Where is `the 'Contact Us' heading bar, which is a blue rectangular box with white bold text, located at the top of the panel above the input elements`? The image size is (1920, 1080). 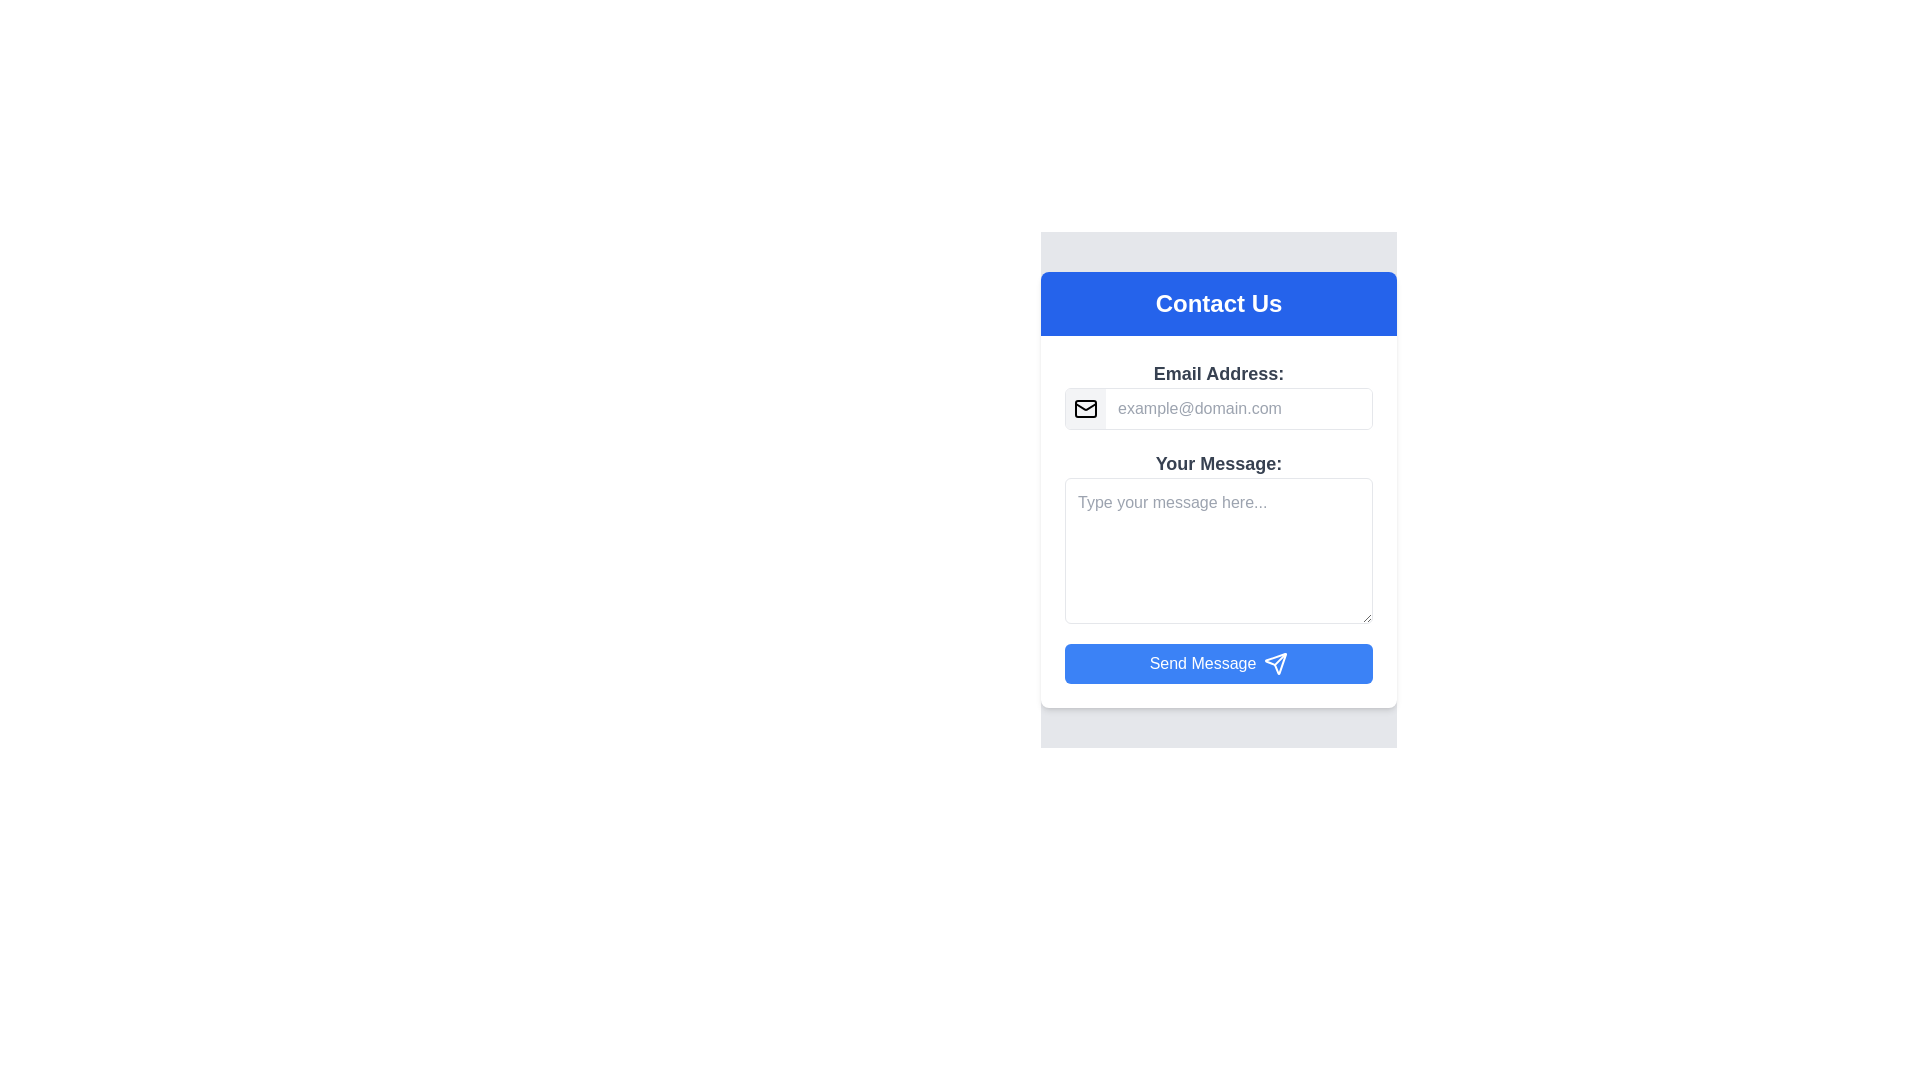
the 'Contact Us' heading bar, which is a blue rectangular box with white bold text, located at the top of the panel above the input elements is located at coordinates (1218, 304).